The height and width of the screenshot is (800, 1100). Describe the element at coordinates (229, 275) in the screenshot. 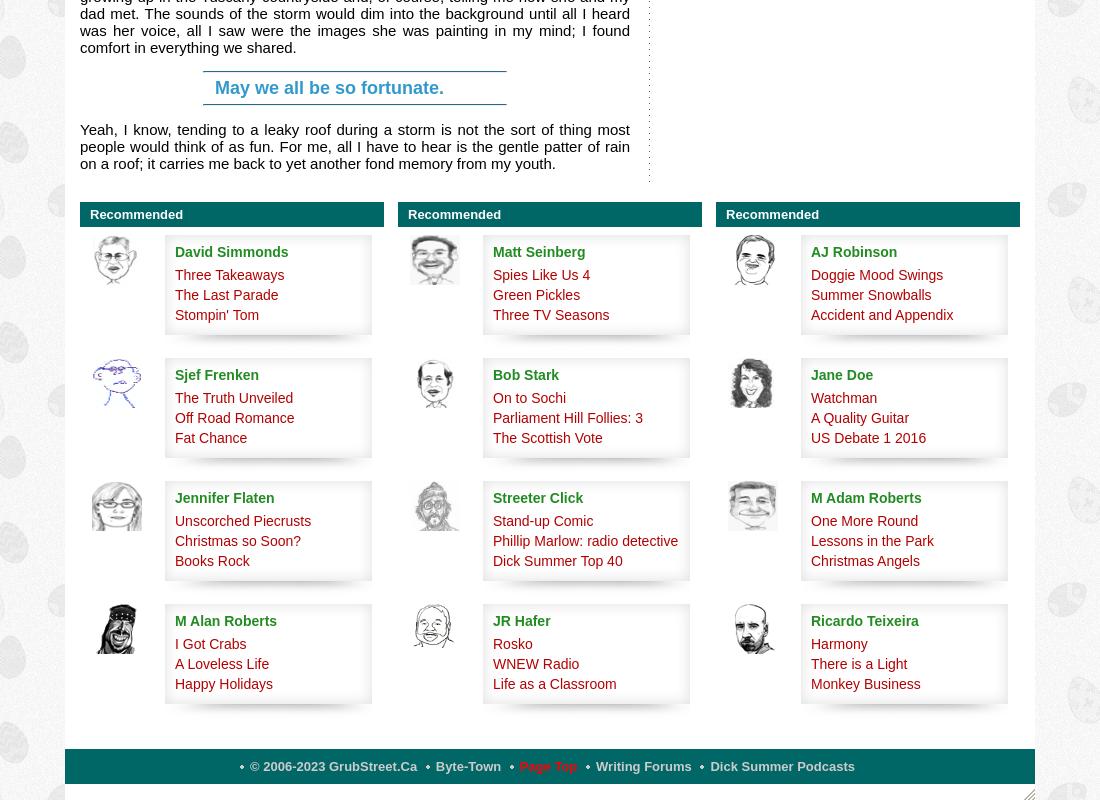

I see `'Three Takeaways'` at that location.